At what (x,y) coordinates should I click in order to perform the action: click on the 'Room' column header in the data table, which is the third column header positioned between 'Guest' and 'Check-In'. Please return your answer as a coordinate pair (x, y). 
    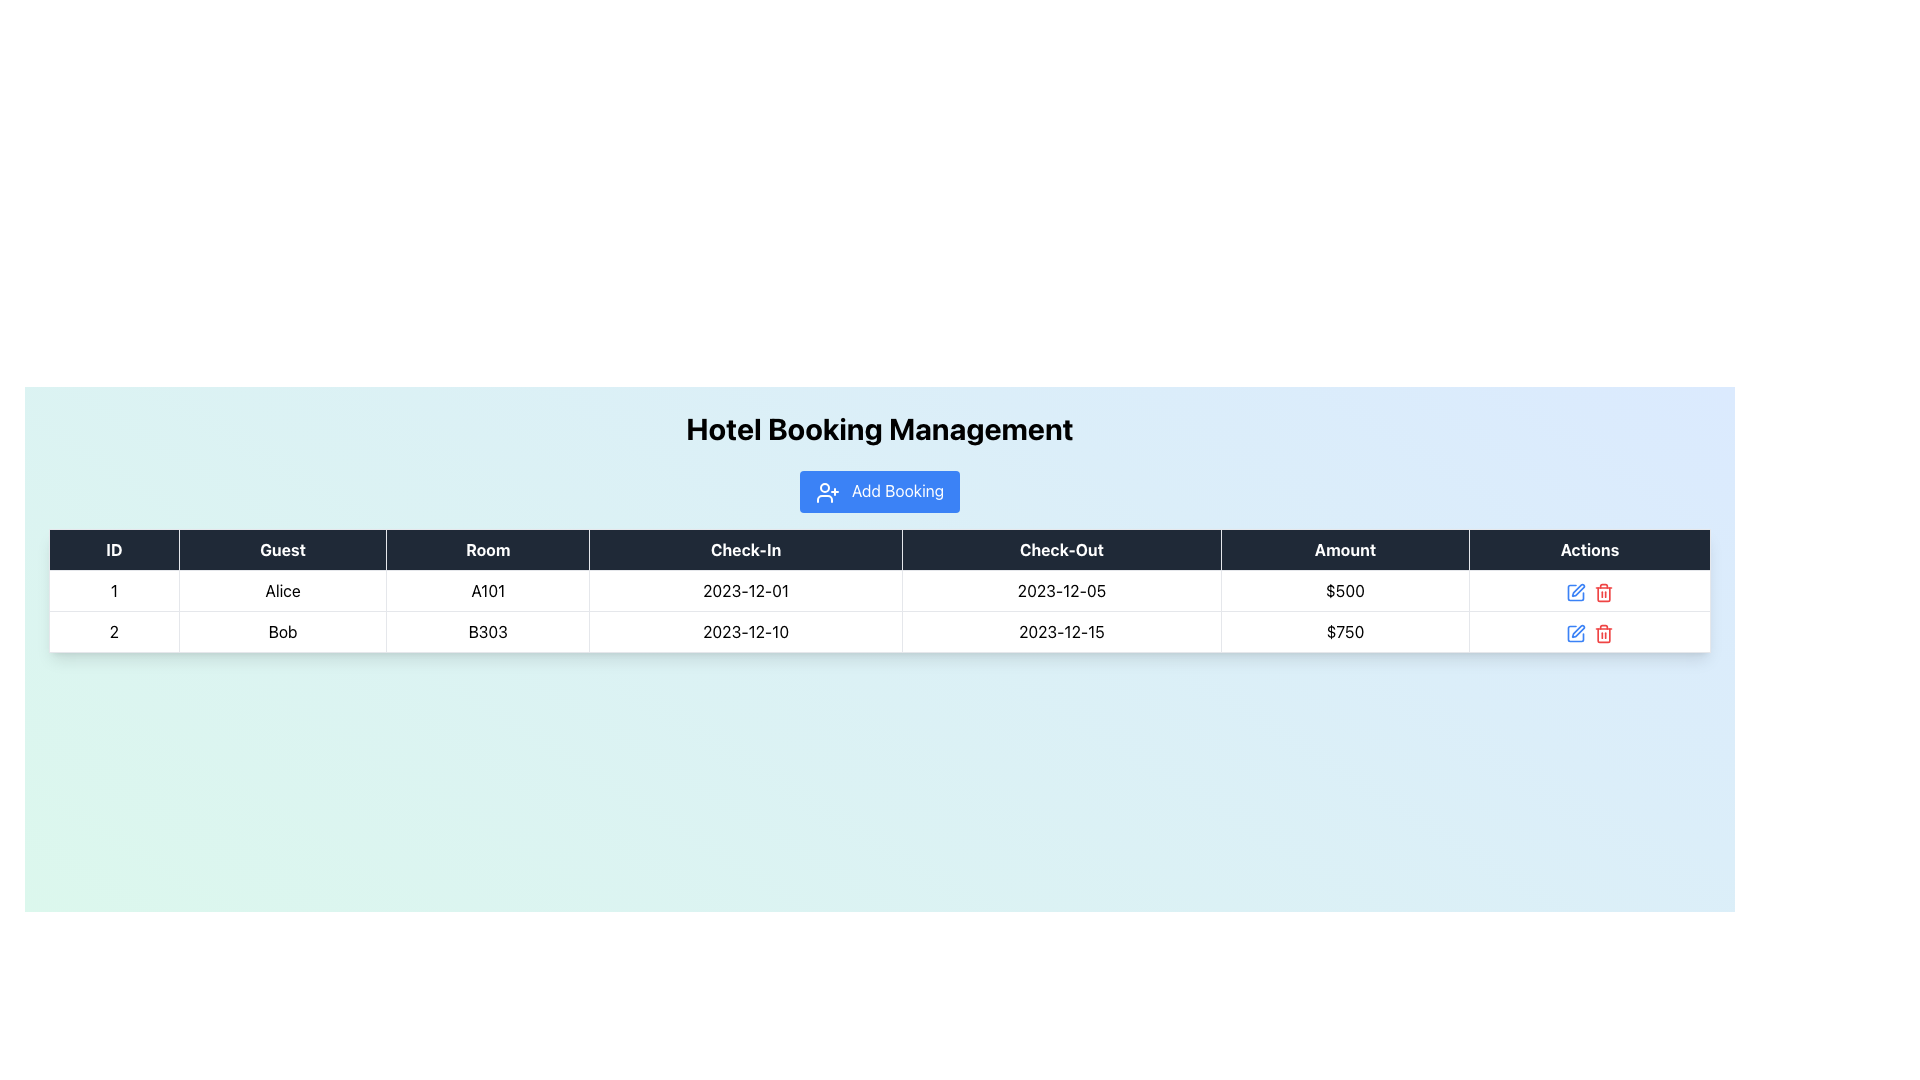
    Looking at the image, I should click on (488, 549).